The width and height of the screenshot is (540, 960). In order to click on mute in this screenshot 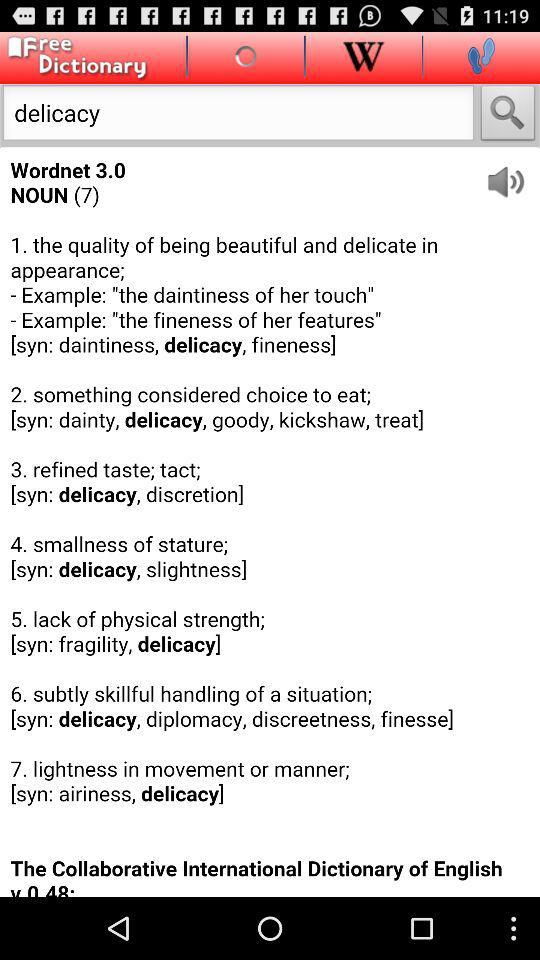, I will do `click(512, 174)`.